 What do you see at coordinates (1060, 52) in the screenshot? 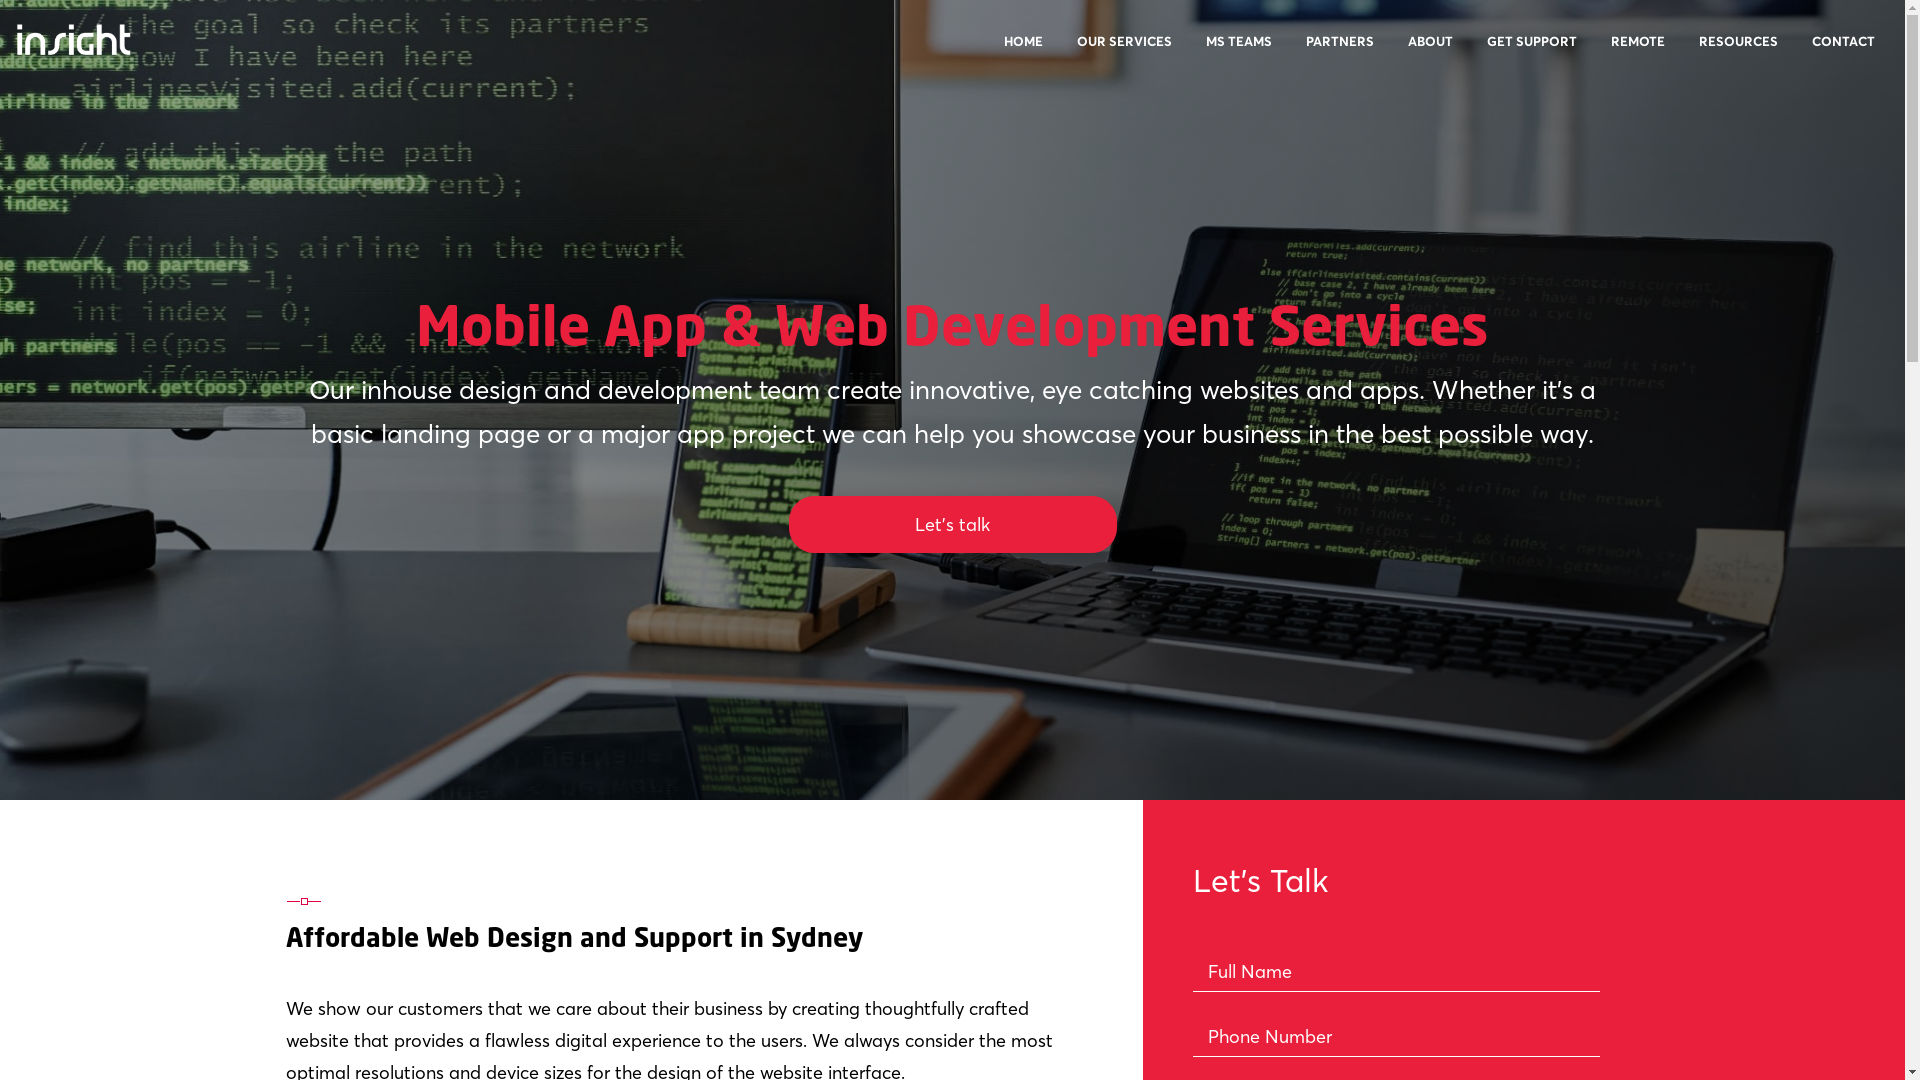
I see `'OUR SERVICES'` at bounding box center [1060, 52].